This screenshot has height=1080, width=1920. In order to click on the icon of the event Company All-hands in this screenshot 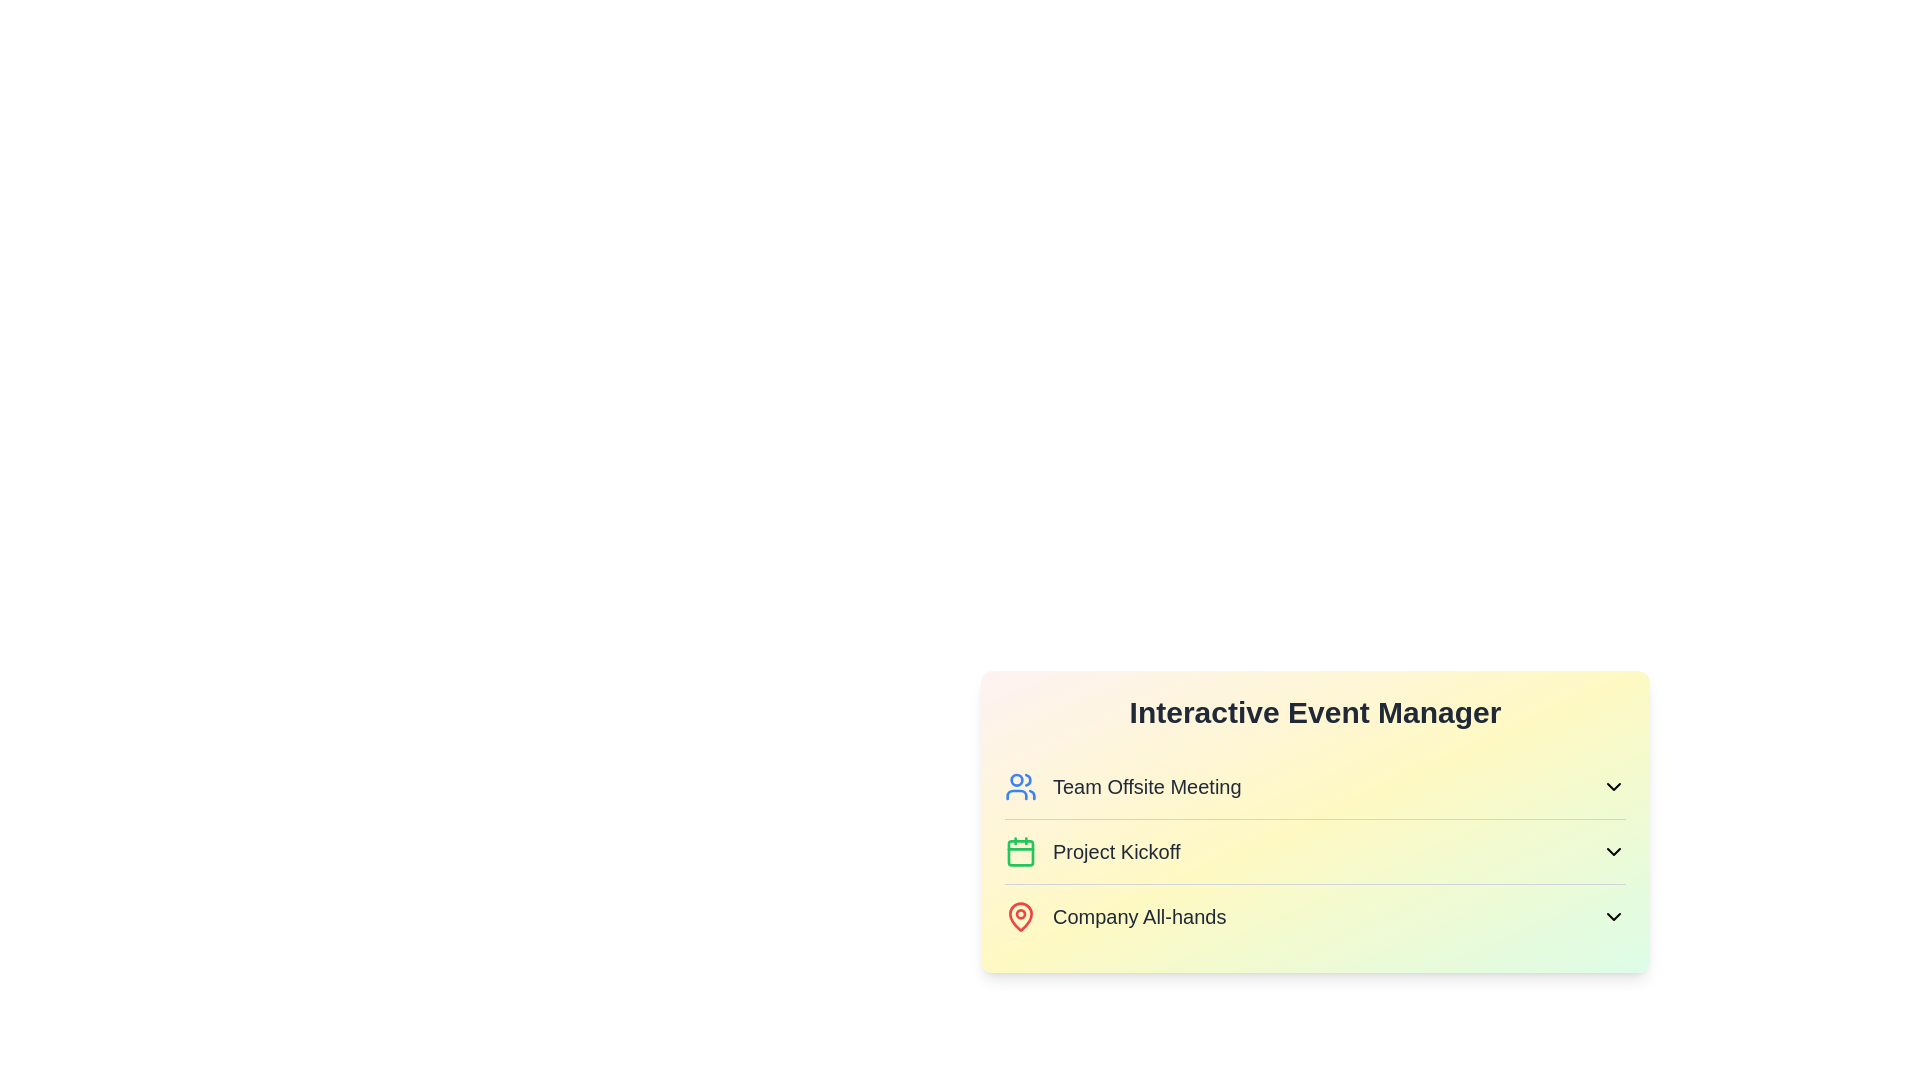, I will do `click(1021, 917)`.